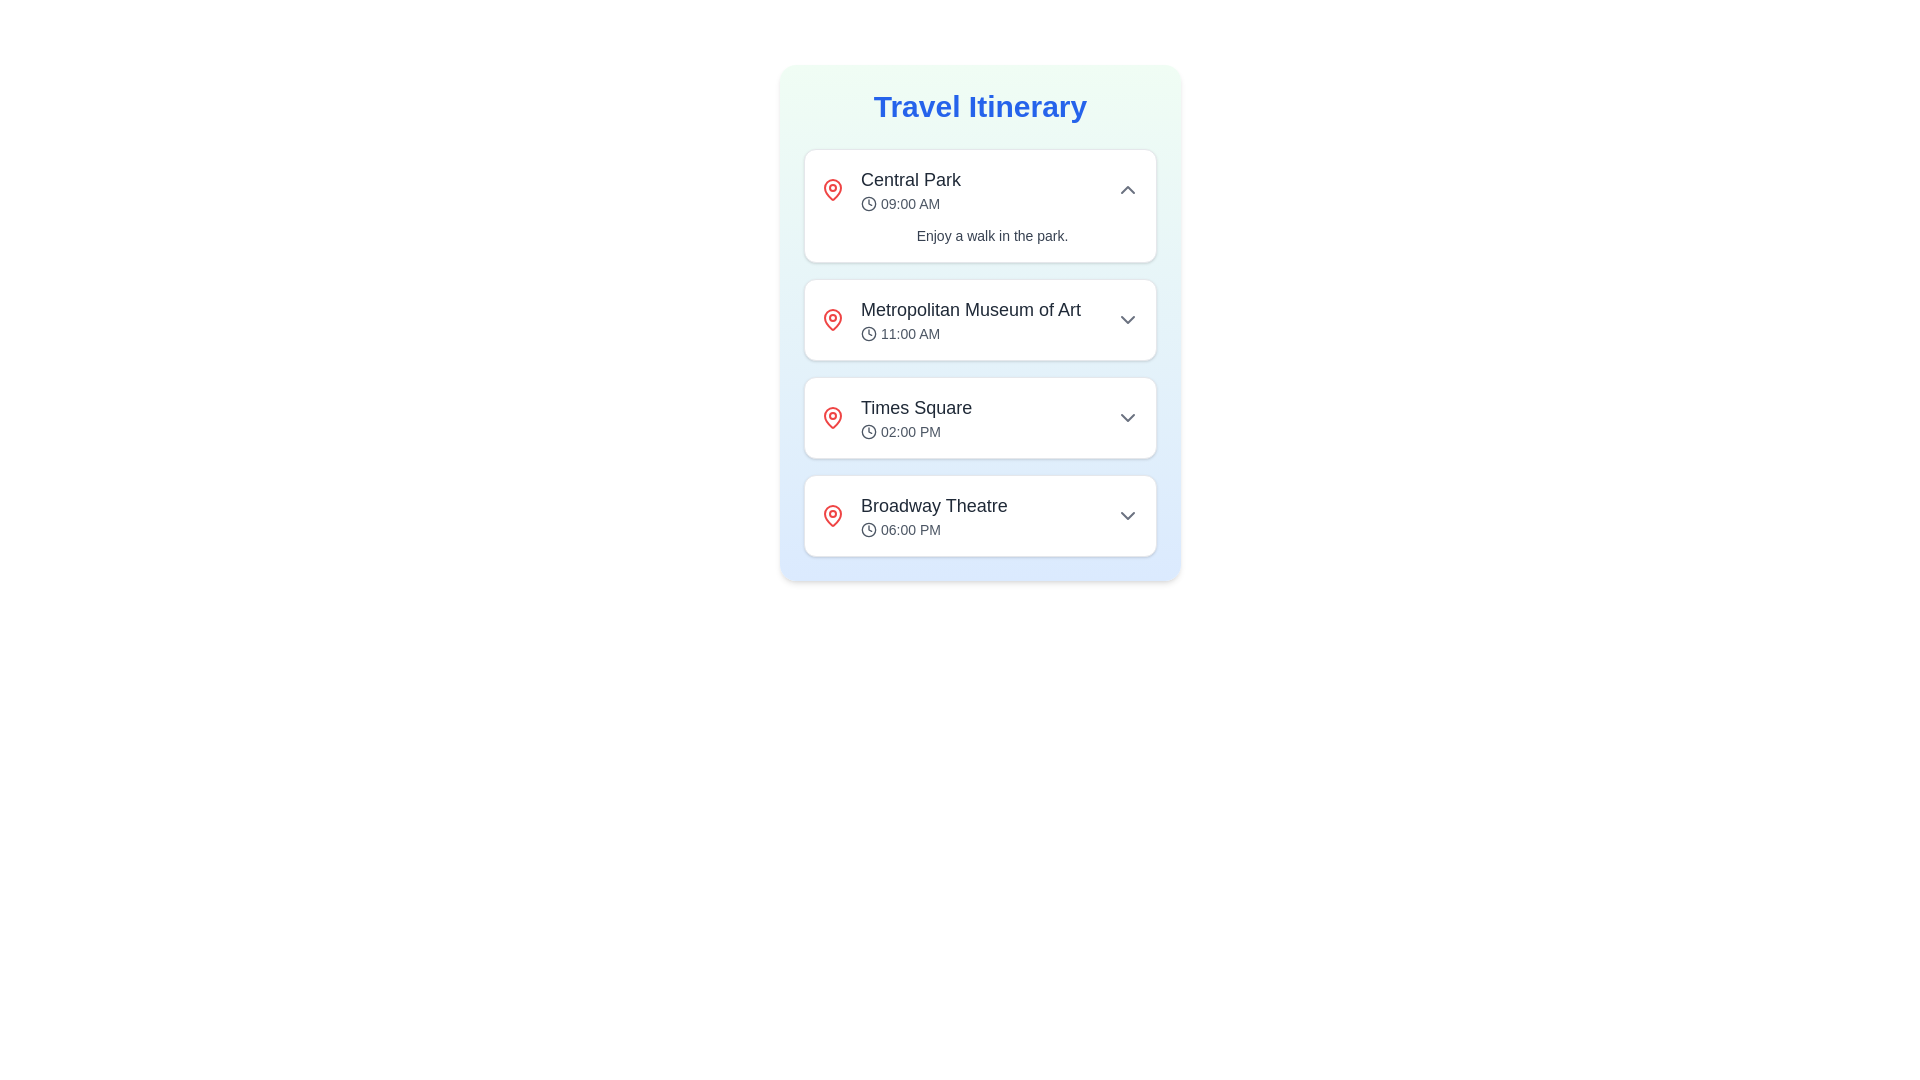 The height and width of the screenshot is (1080, 1920). What do you see at coordinates (833, 515) in the screenshot?
I see `the icon indicating the location of 'Broadway Theatre' in the 'Travel Itinerary' section, positioned to the left of the text 'Broadway Theatre'` at bounding box center [833, 515].